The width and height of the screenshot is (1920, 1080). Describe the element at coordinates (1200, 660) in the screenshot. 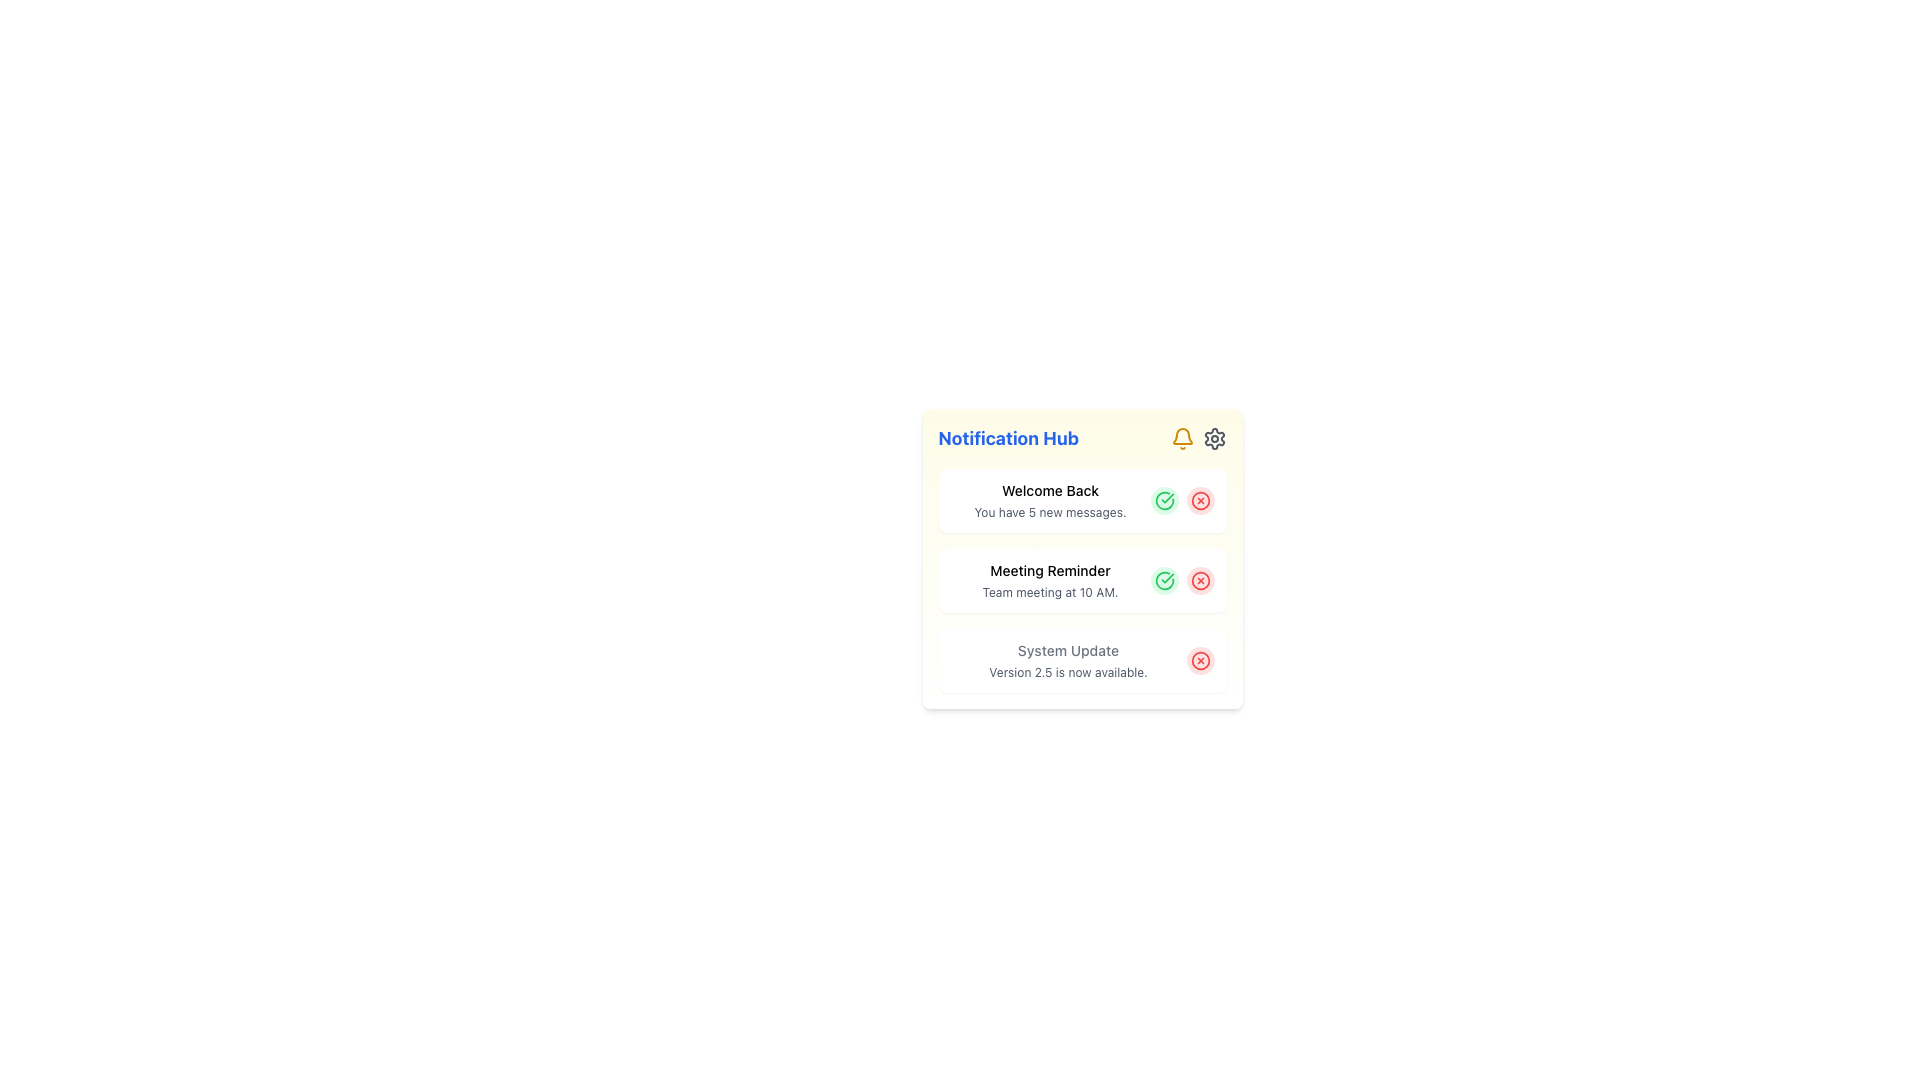

I see `the dismiss icon located at the bottom-right corner of the 'System Update' notification card, next to the text 'Version 2.5 is now available.'` at that location.